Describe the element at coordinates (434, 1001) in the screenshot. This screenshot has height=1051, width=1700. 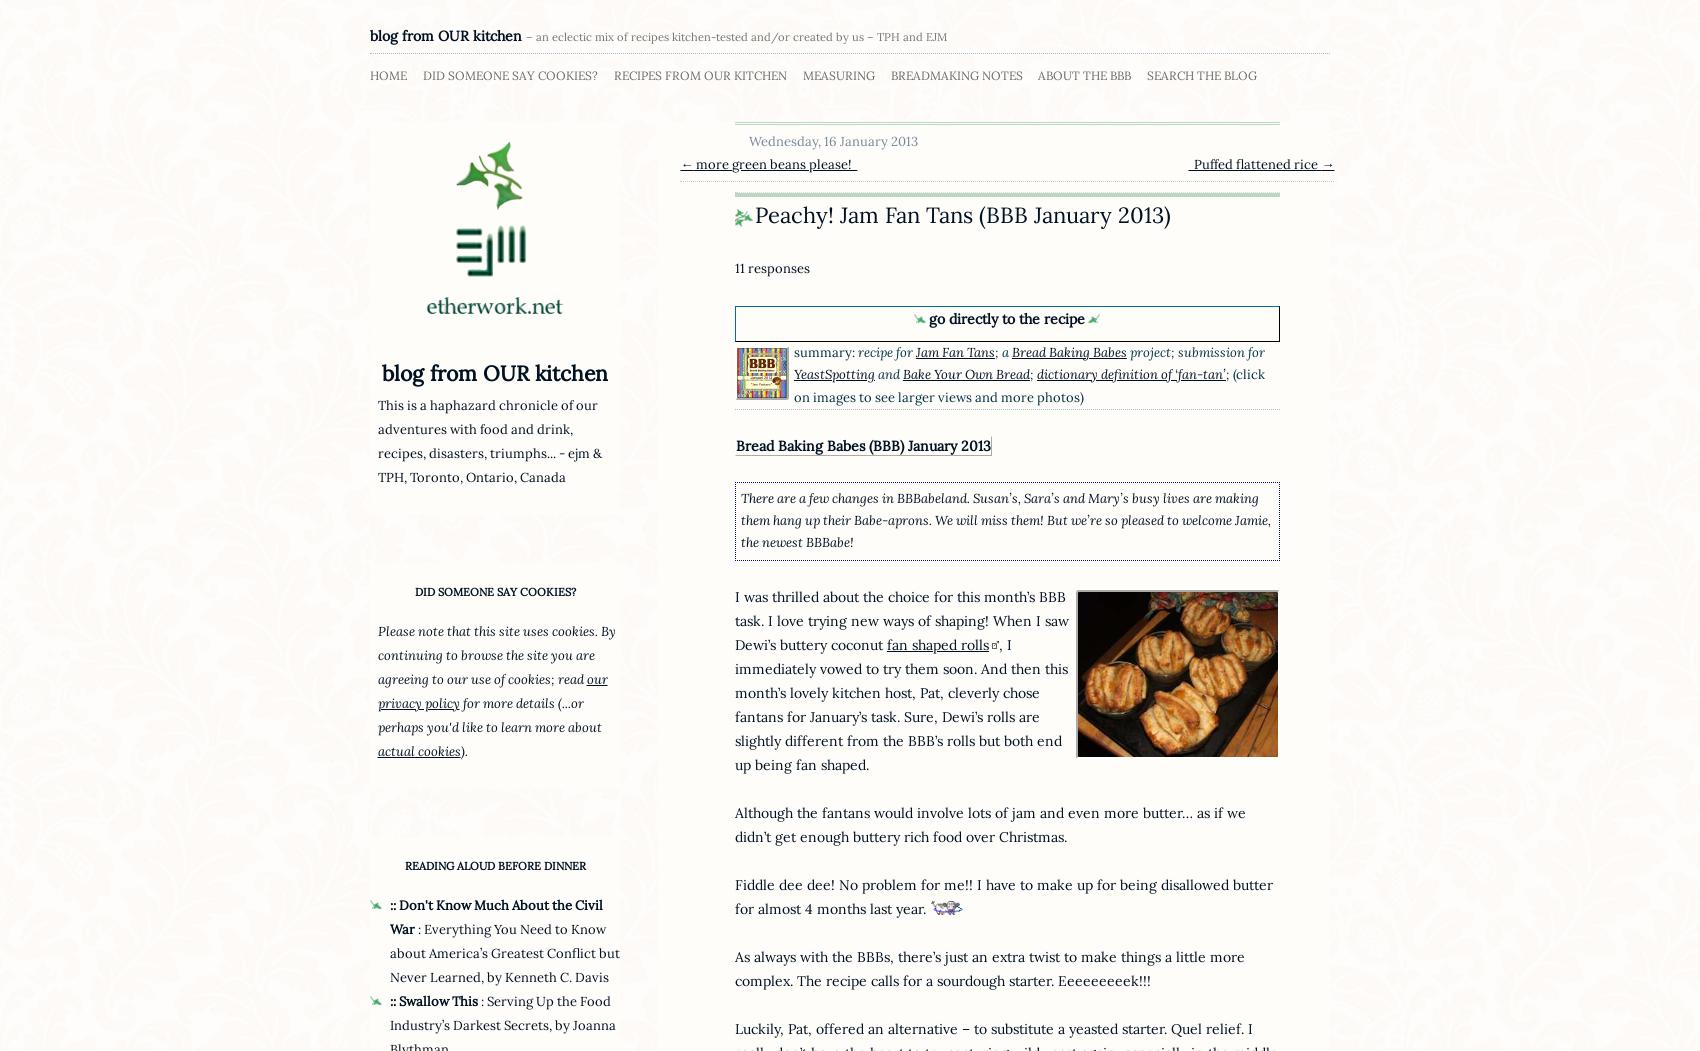
I see `':: Swallow This'` at that location.